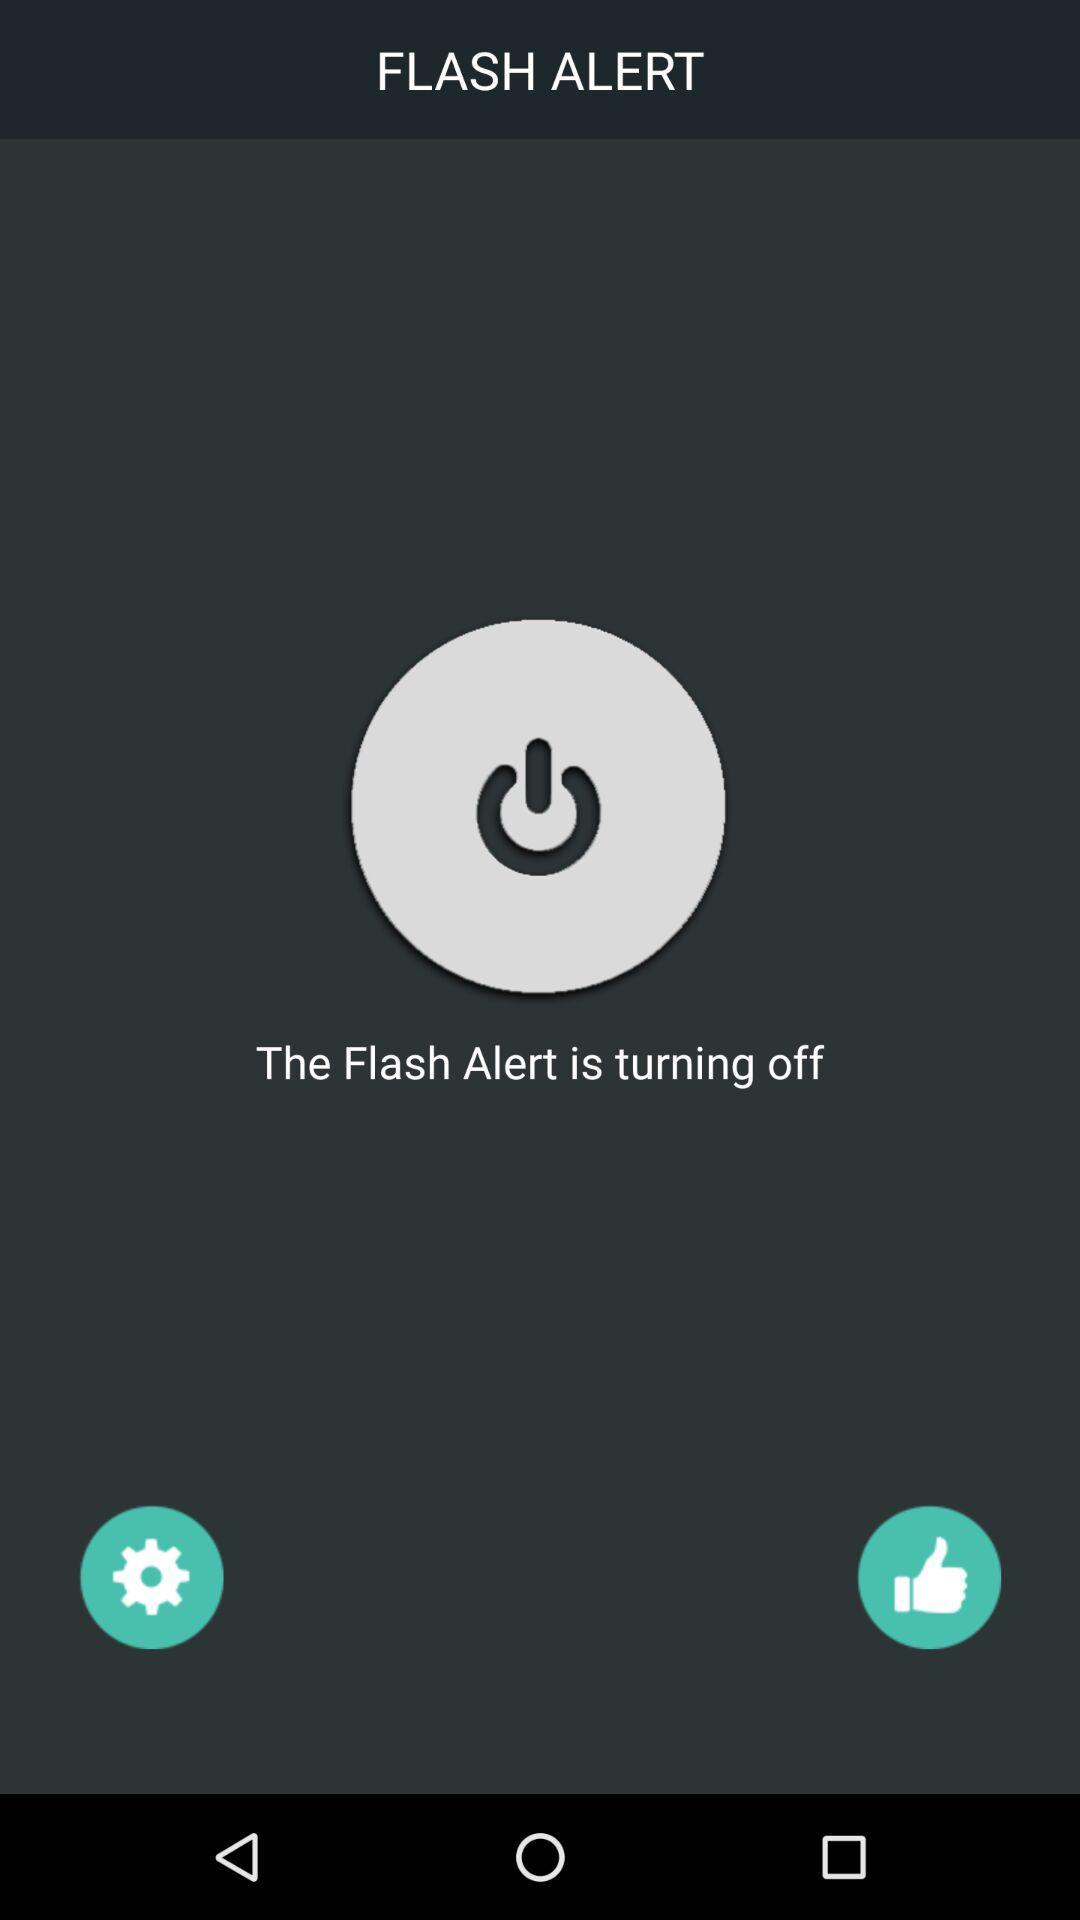 This screenshot has height=1920, width=1080. I want to click on item below flash alert app, so click(928, 1575).